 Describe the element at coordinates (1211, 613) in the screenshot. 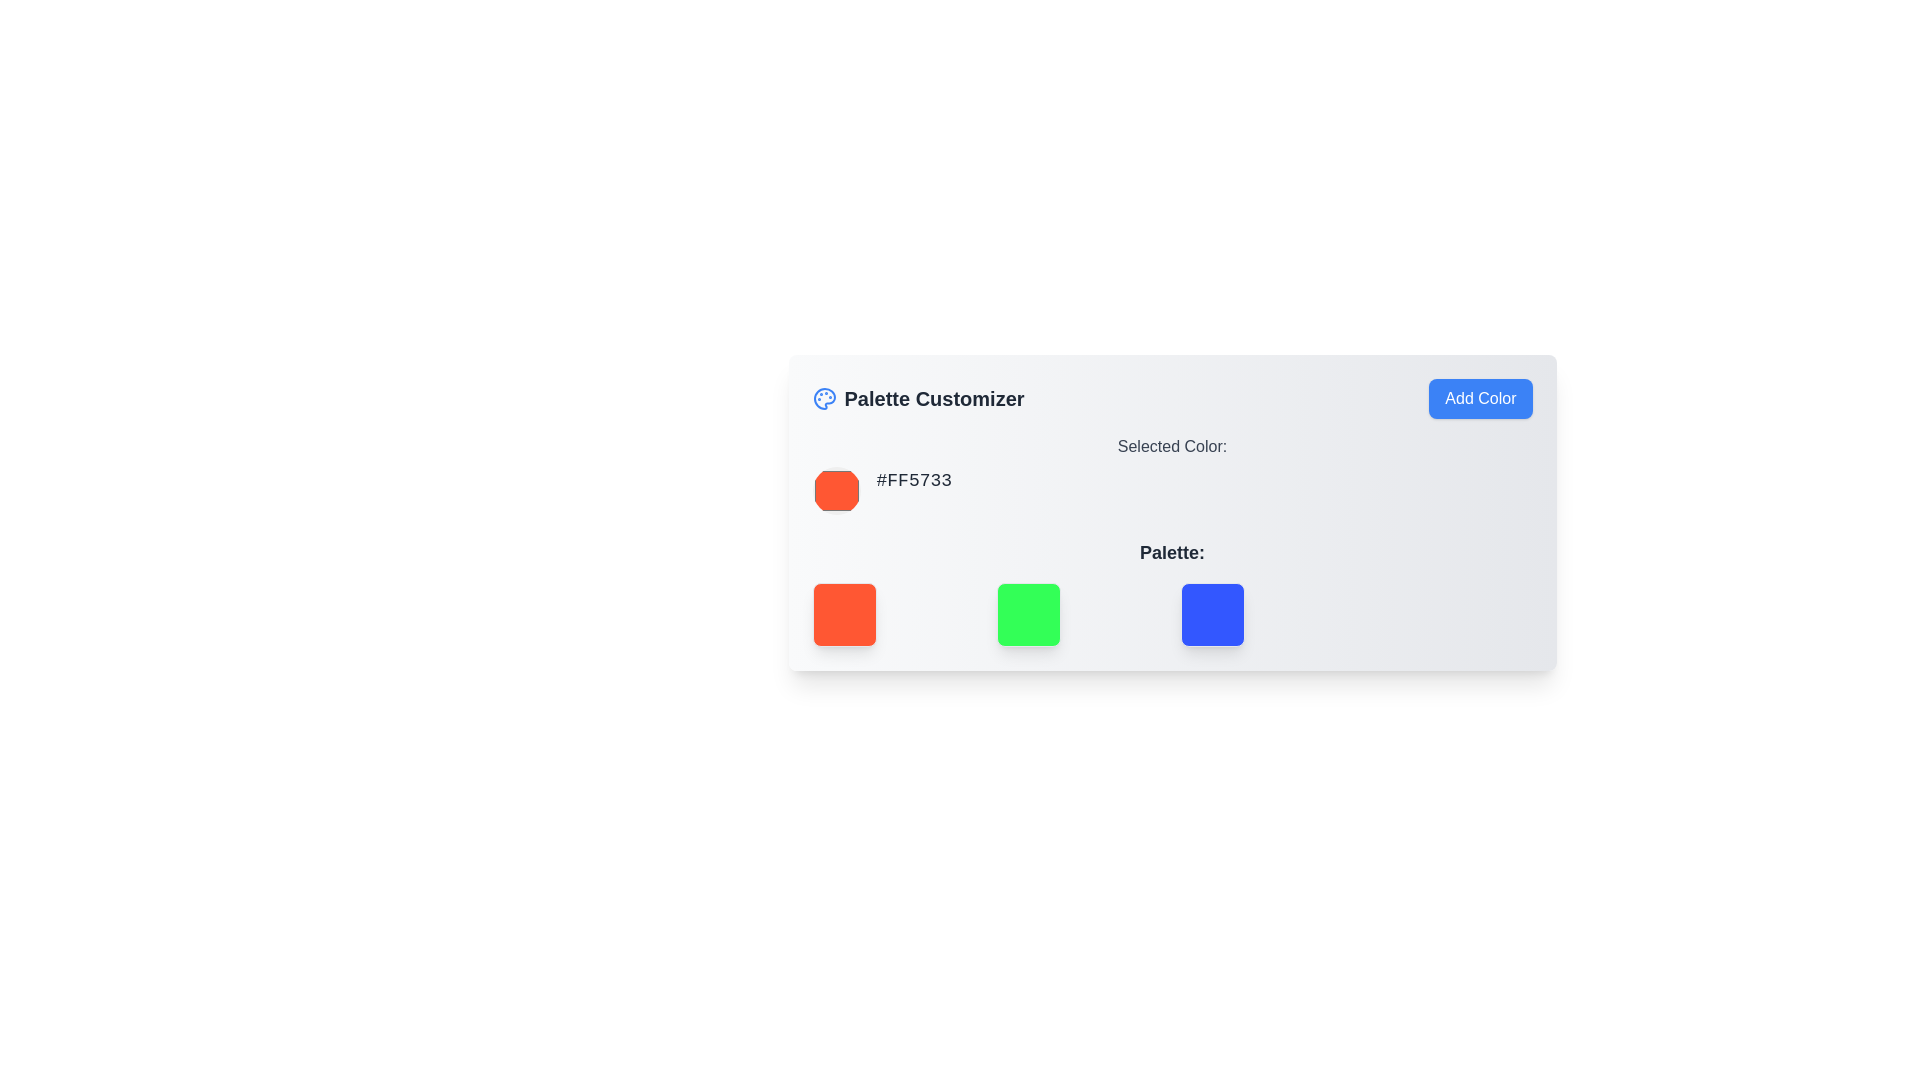

I see `the interactive visual indicator button with a blue background, which is the third square in the horizontal palette layout, located slightly to the left of the 'Add Color' button` at that location.